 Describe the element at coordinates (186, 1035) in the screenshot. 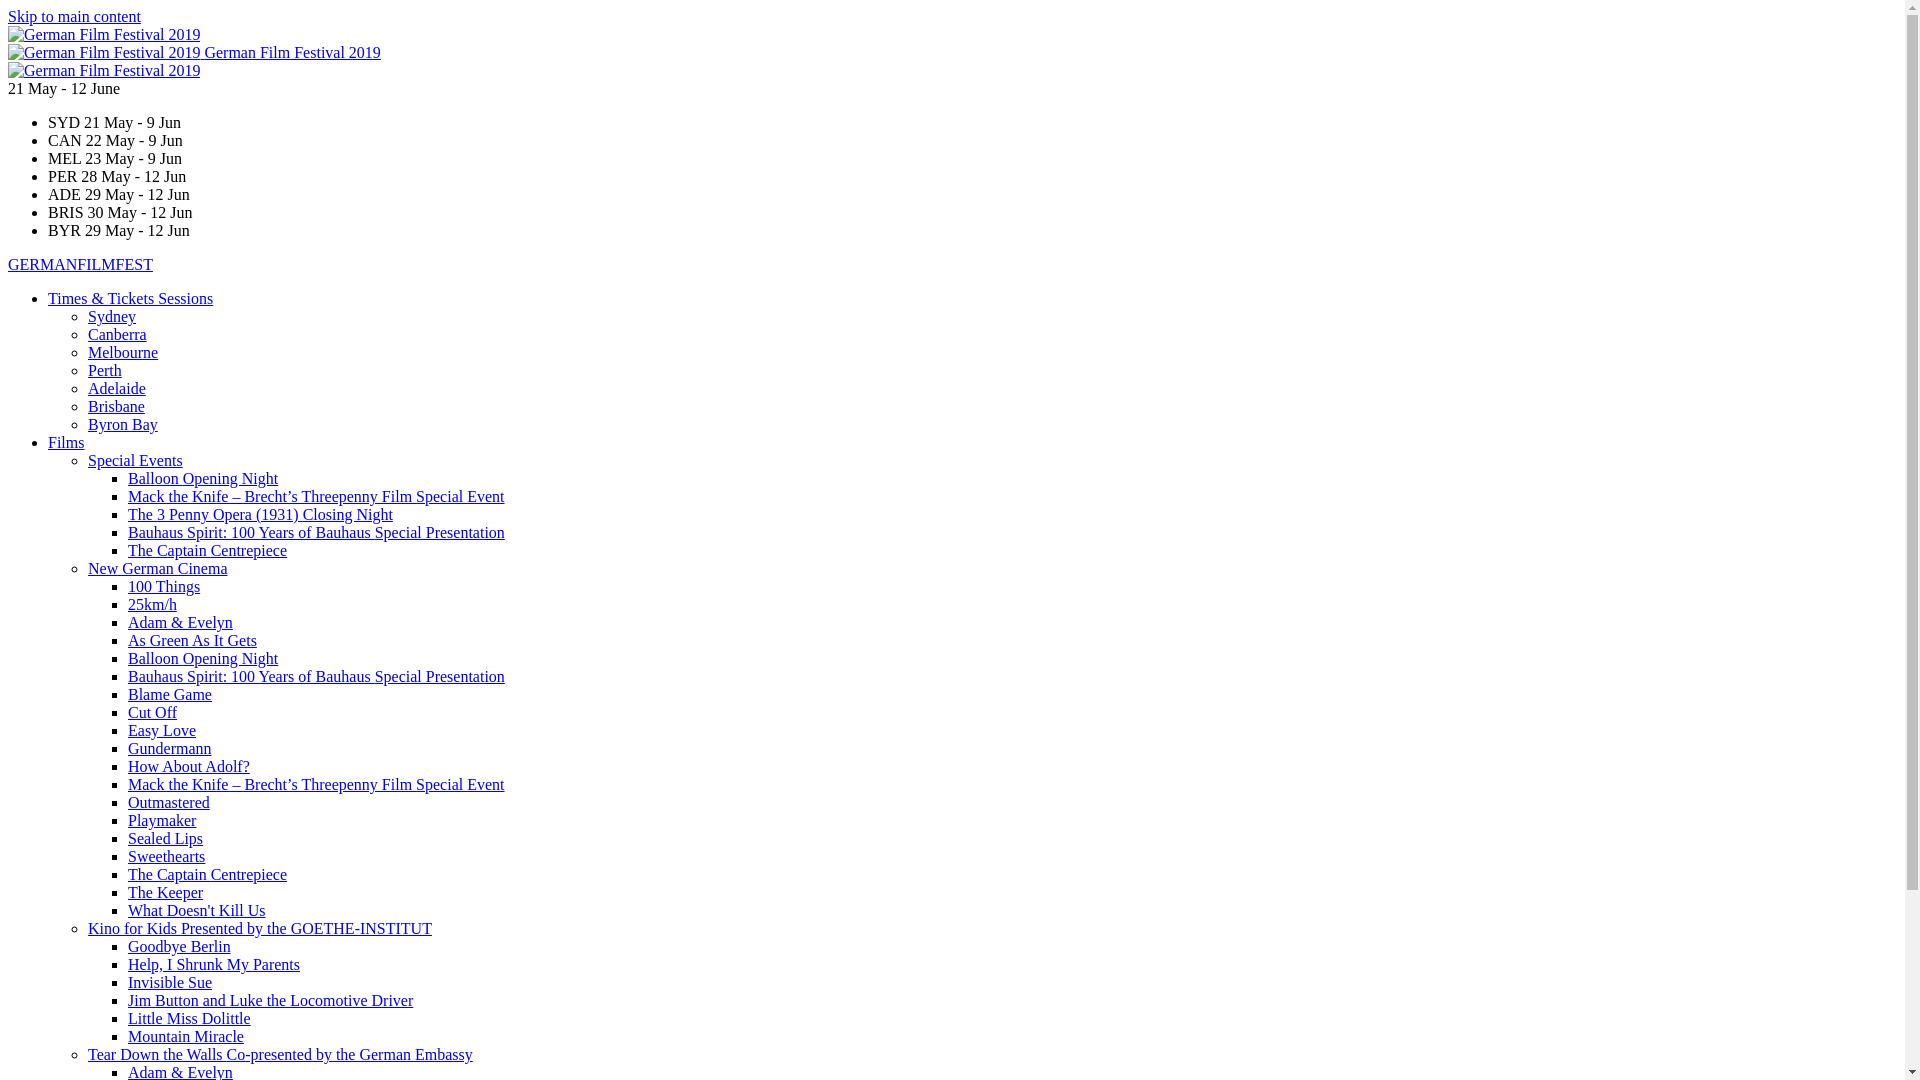

I see `'Mountain Miracle'` at that location.